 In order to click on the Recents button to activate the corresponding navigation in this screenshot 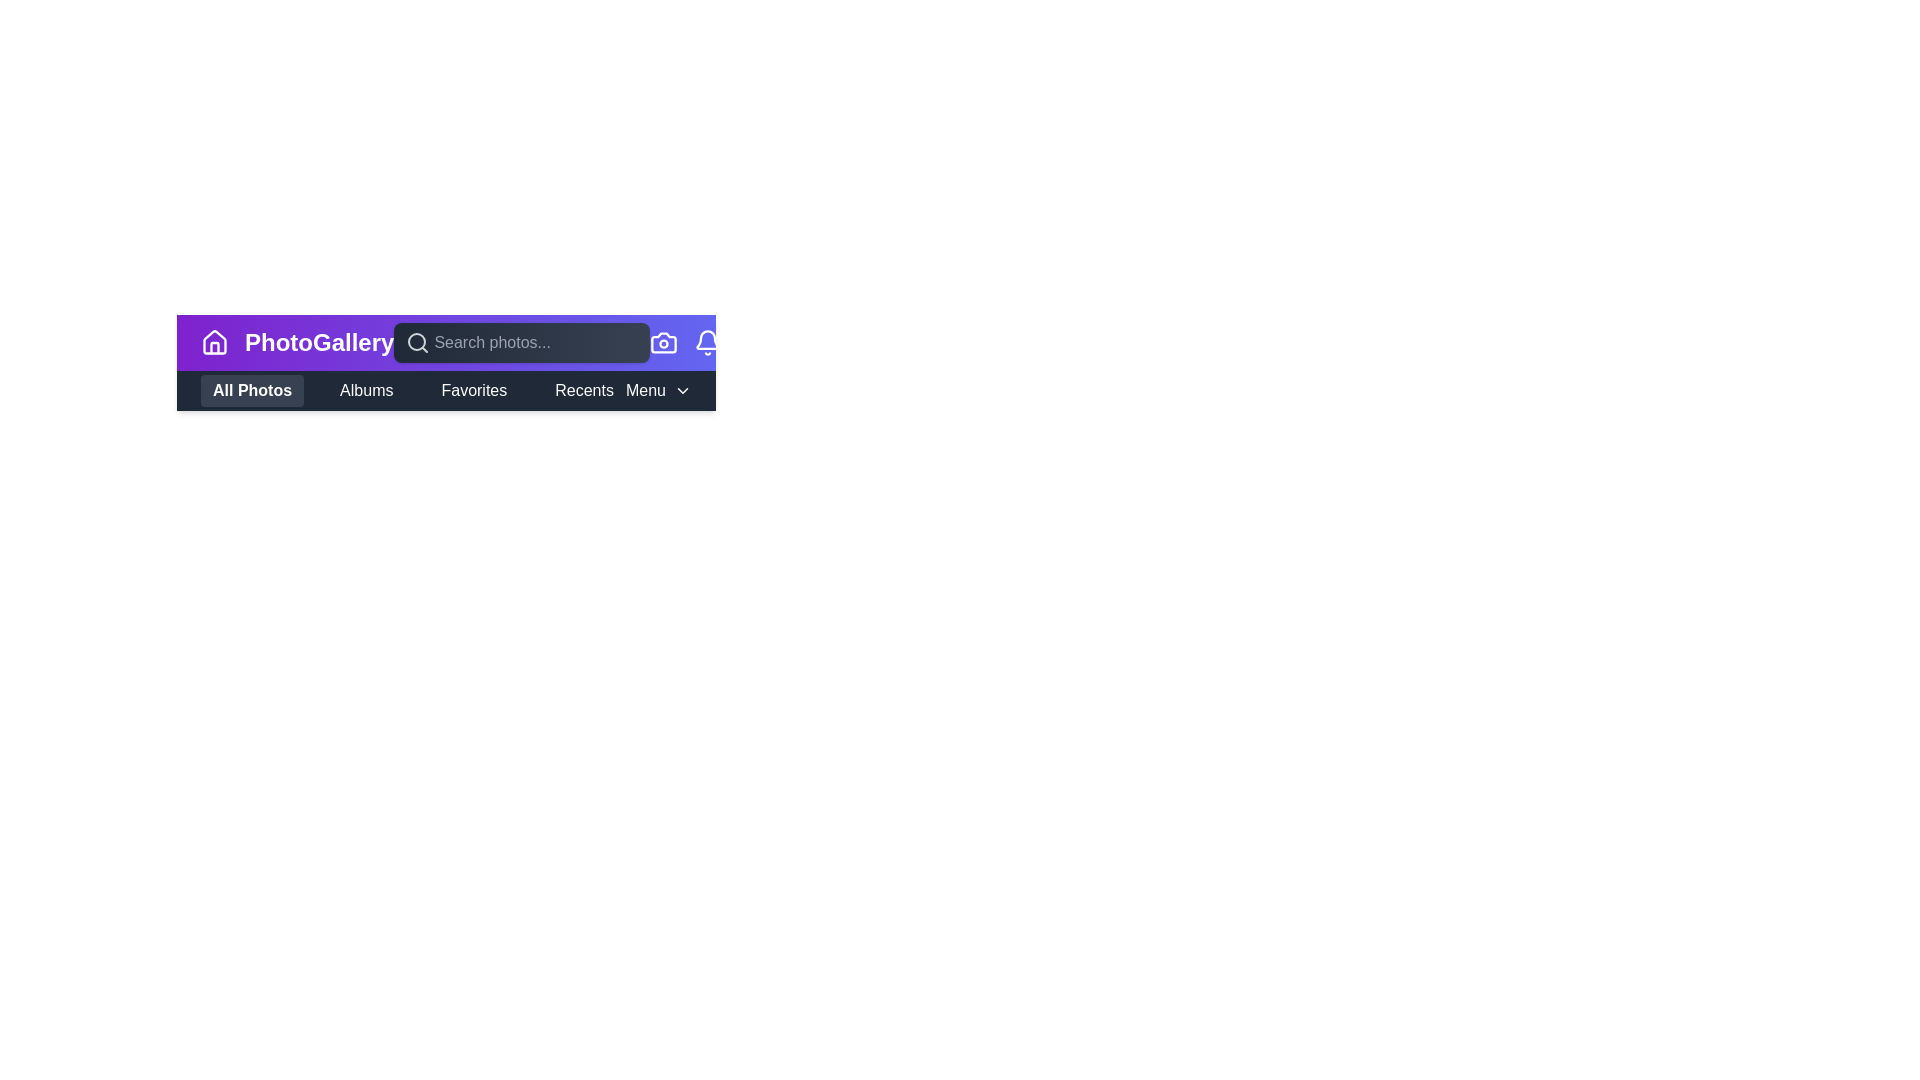, I will do `click(583, 390)`.